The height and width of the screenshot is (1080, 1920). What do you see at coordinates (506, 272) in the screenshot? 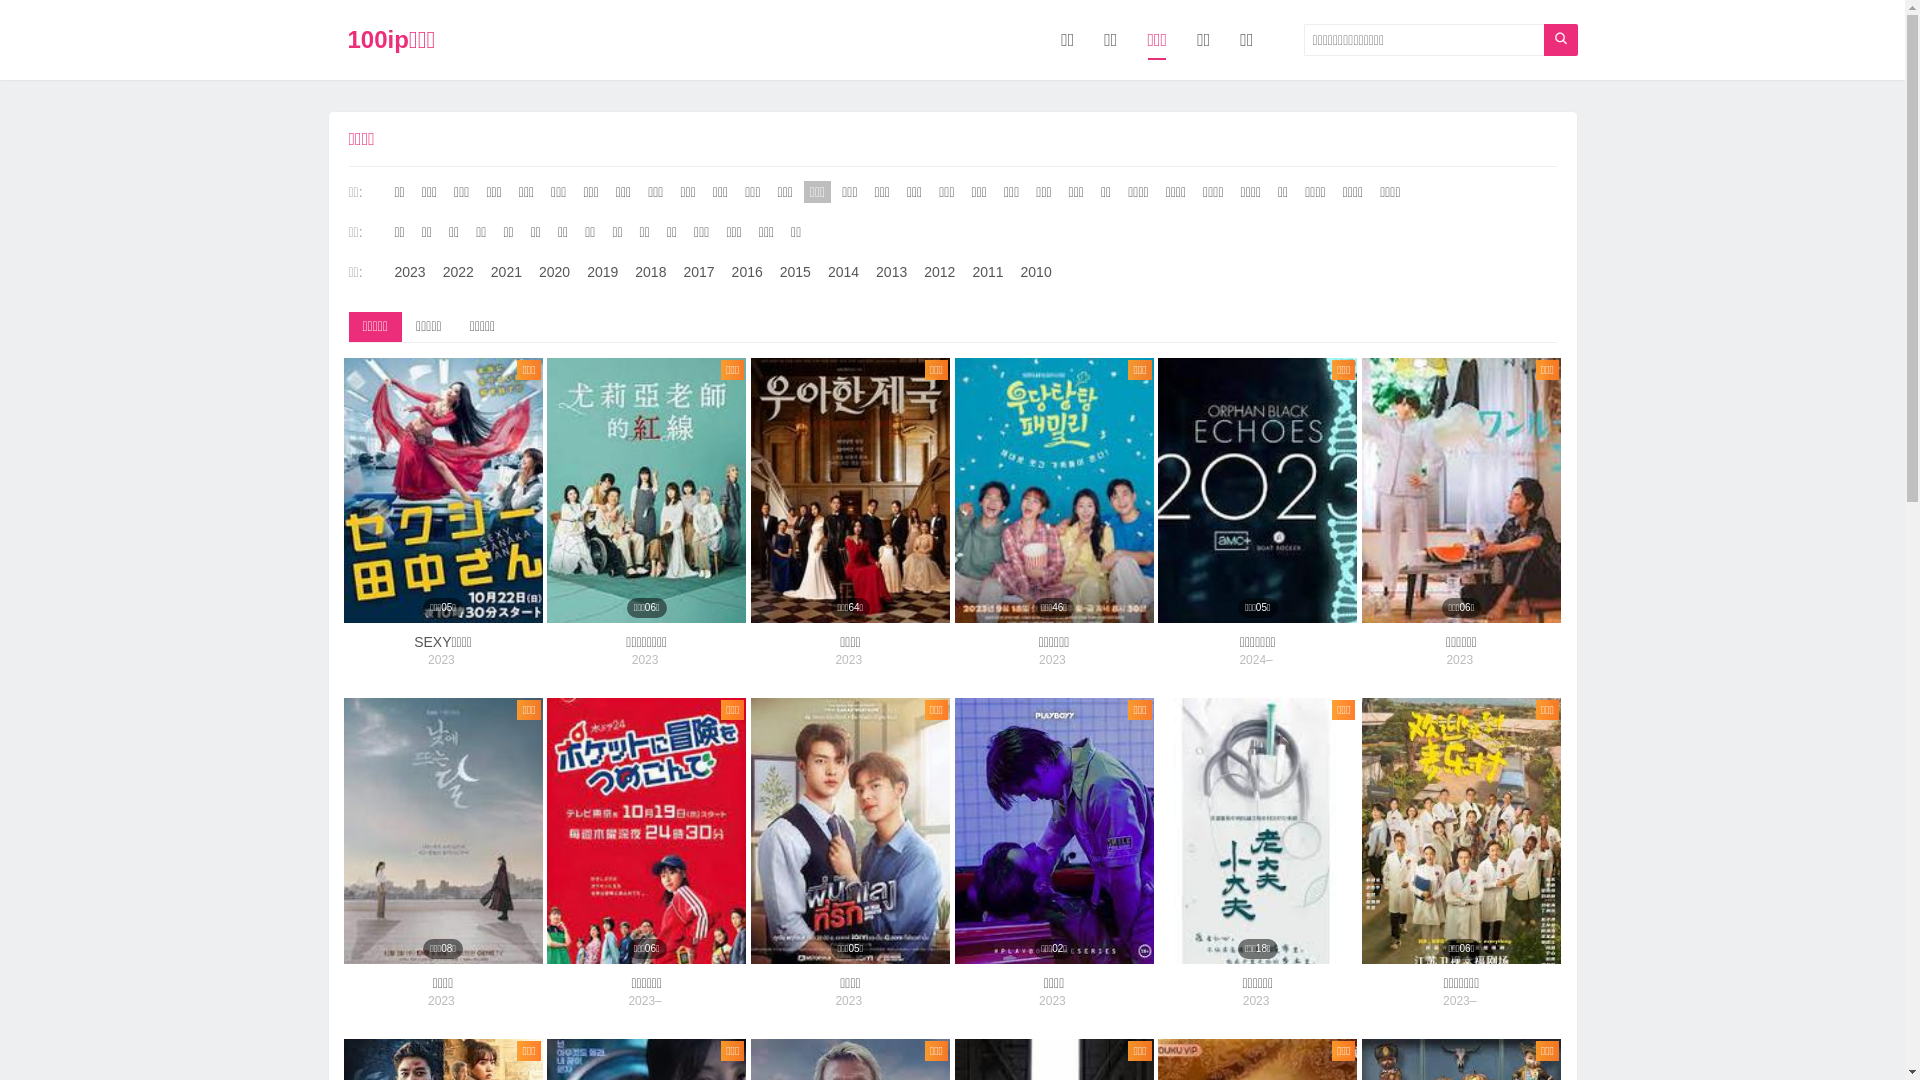
I see `'2021'` at bounding box center [506, 272].